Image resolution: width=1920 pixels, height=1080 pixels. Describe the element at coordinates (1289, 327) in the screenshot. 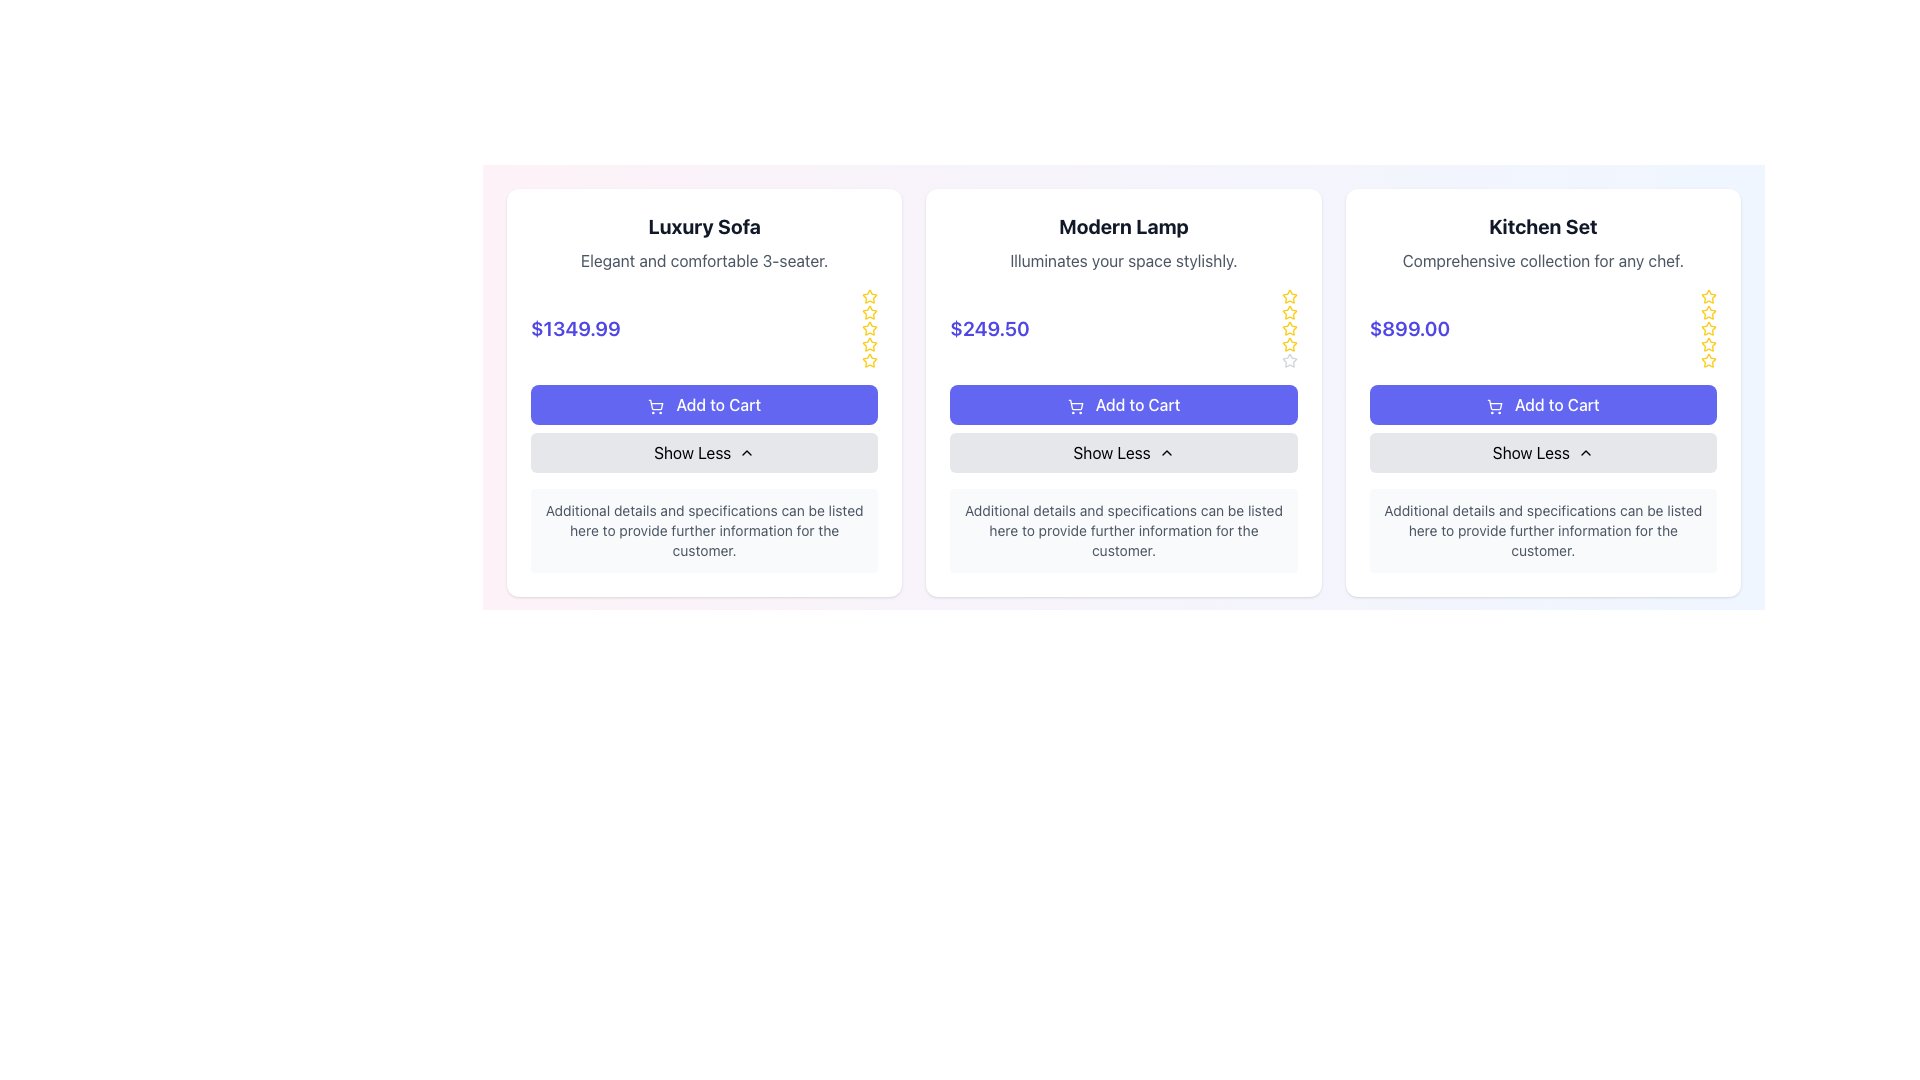

I see `the sixth gray star icon in the vertical sequence of star icons used for rating the 'Modern Lamp' product, which is located in the rightmost portion of the product card` at that location.